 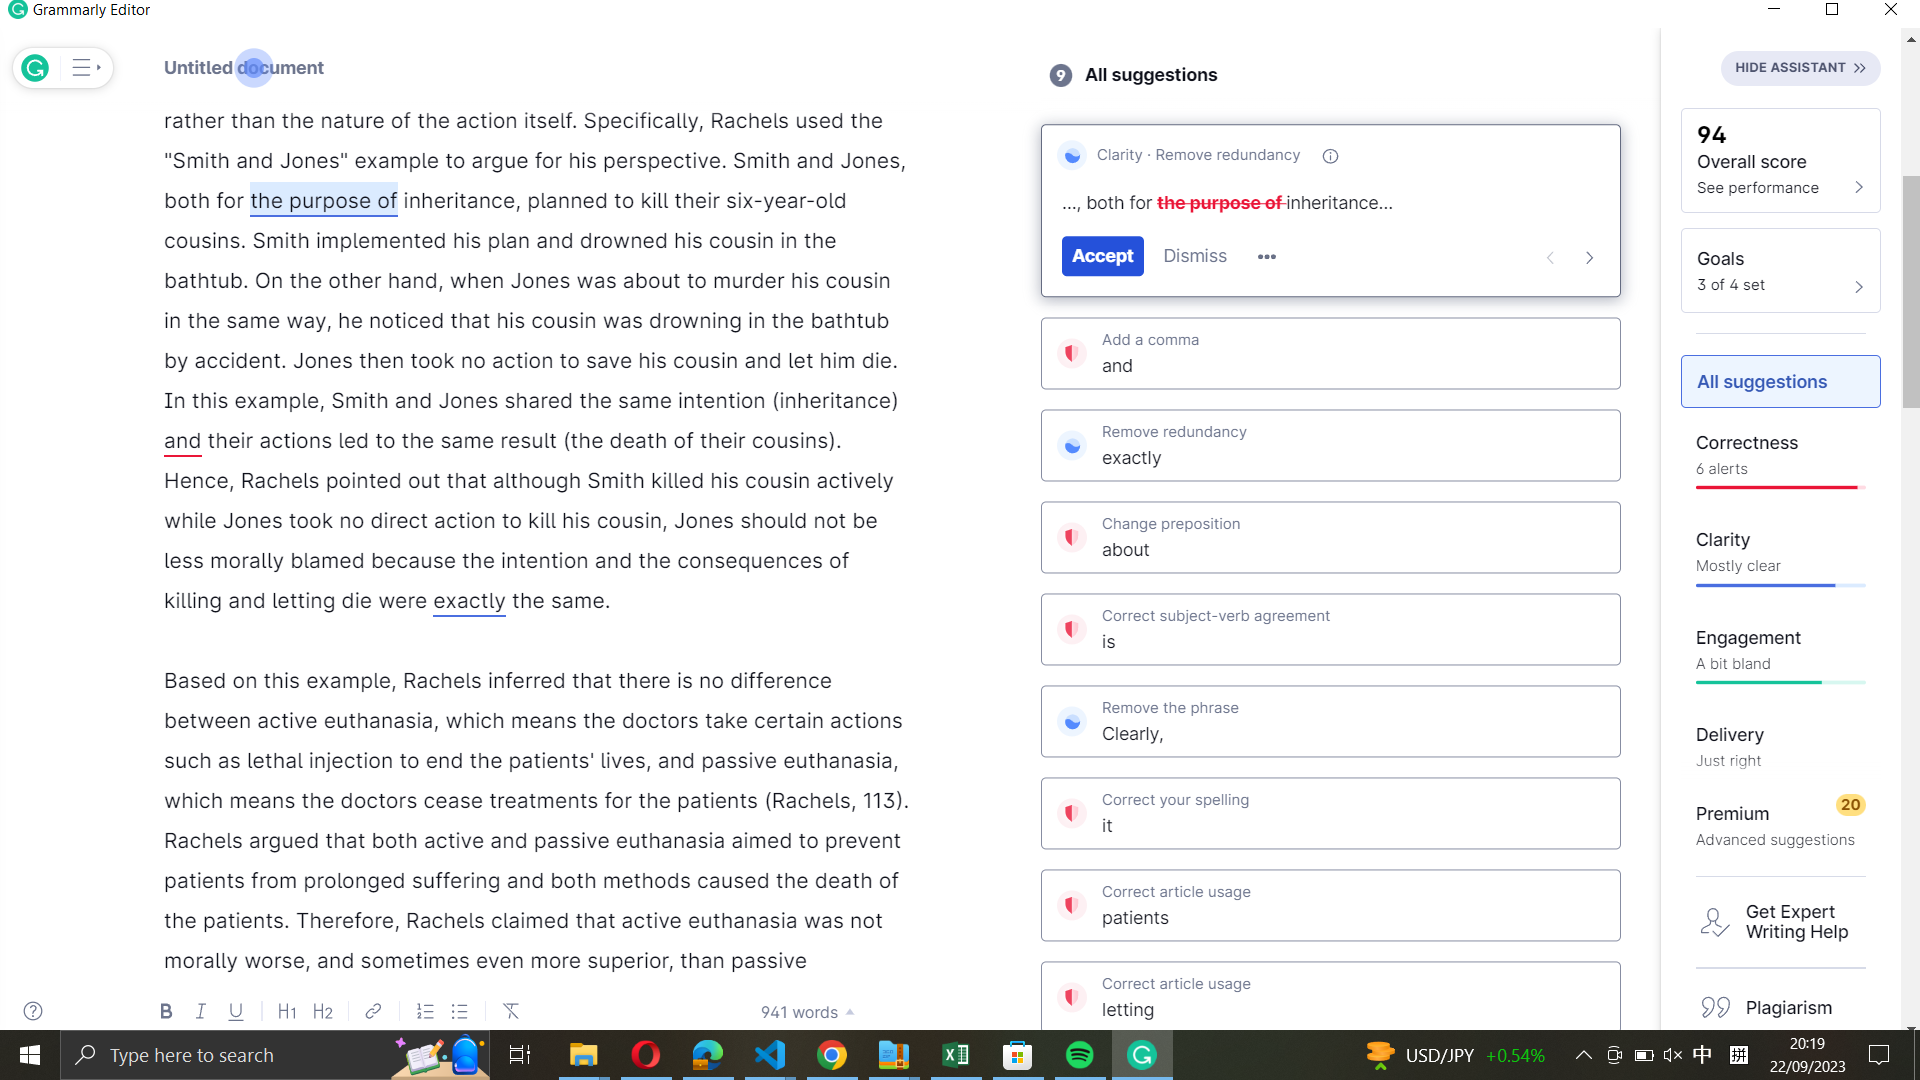 I want to click on Accept Grammarly"s suggestion with correct subject-verb agreement, so click(x=1329, y=630).